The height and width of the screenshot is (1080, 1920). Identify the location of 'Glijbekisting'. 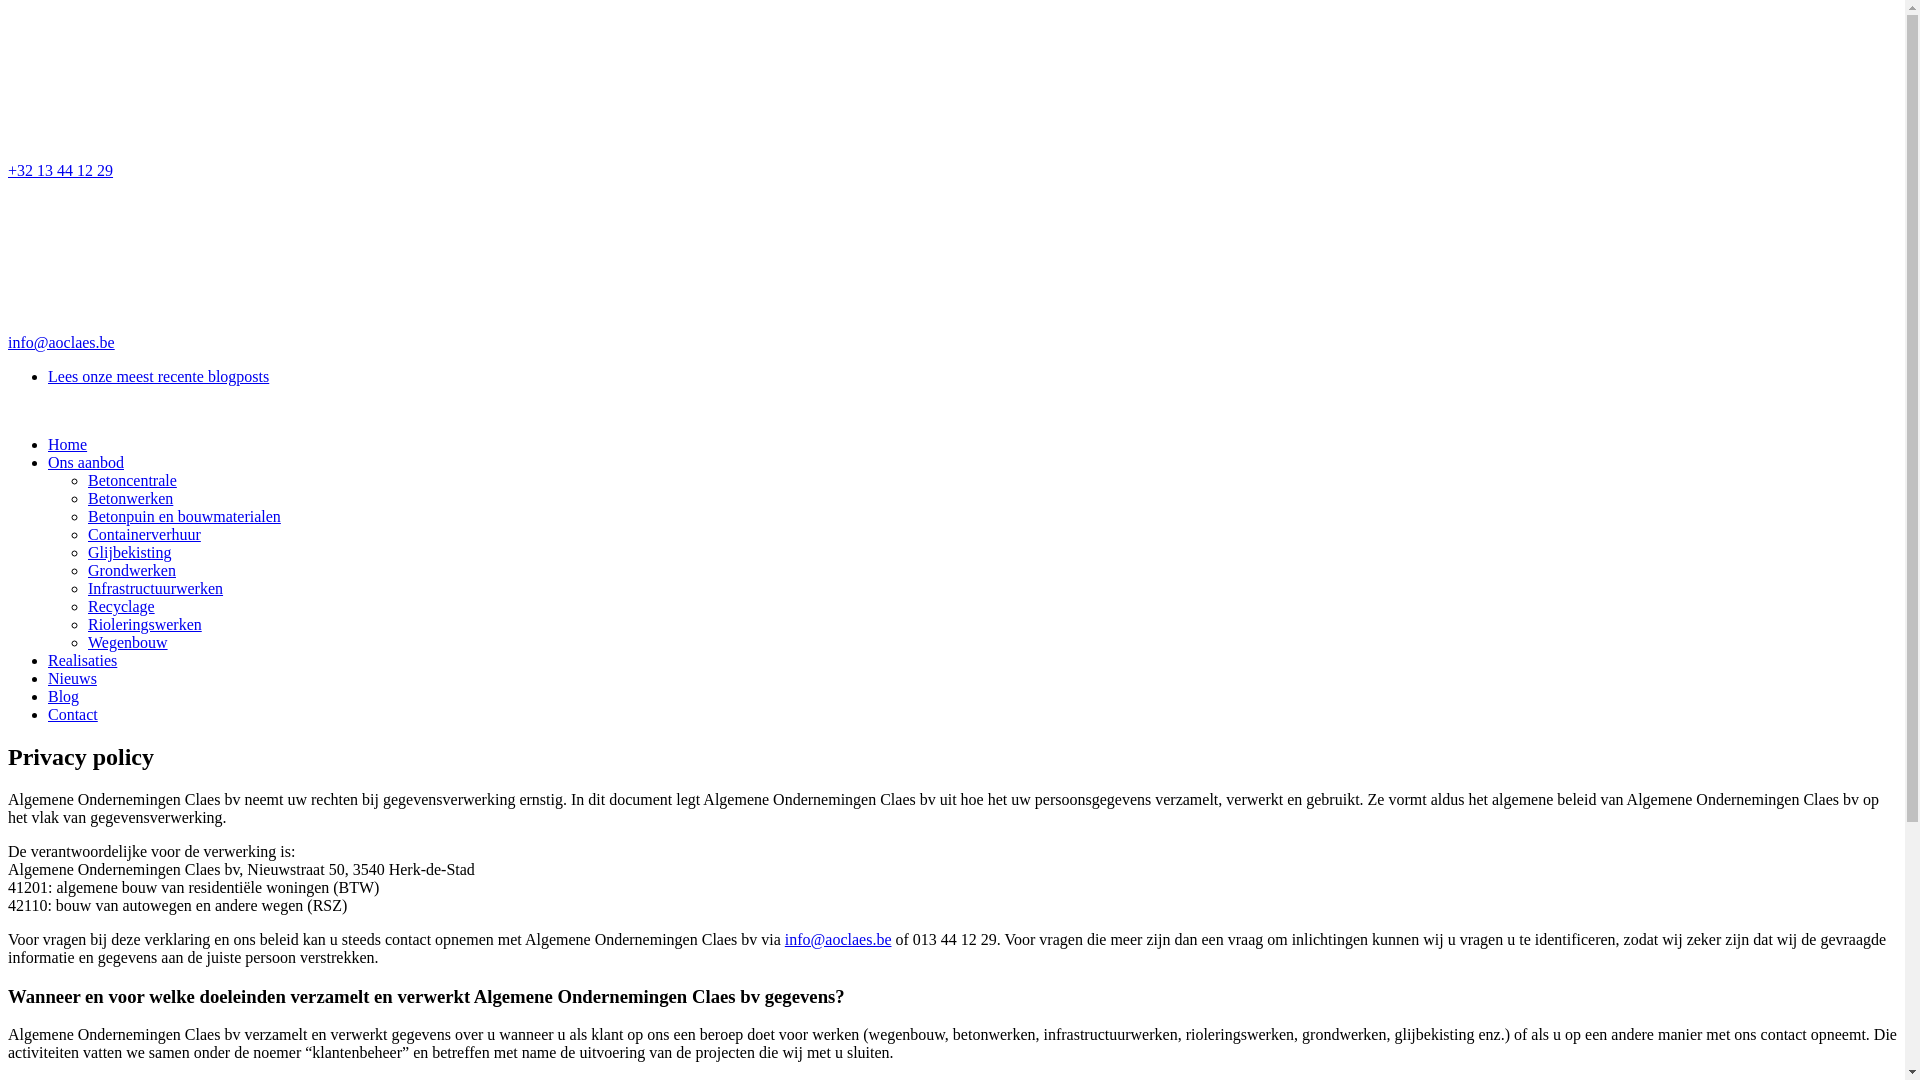
(128, 552).